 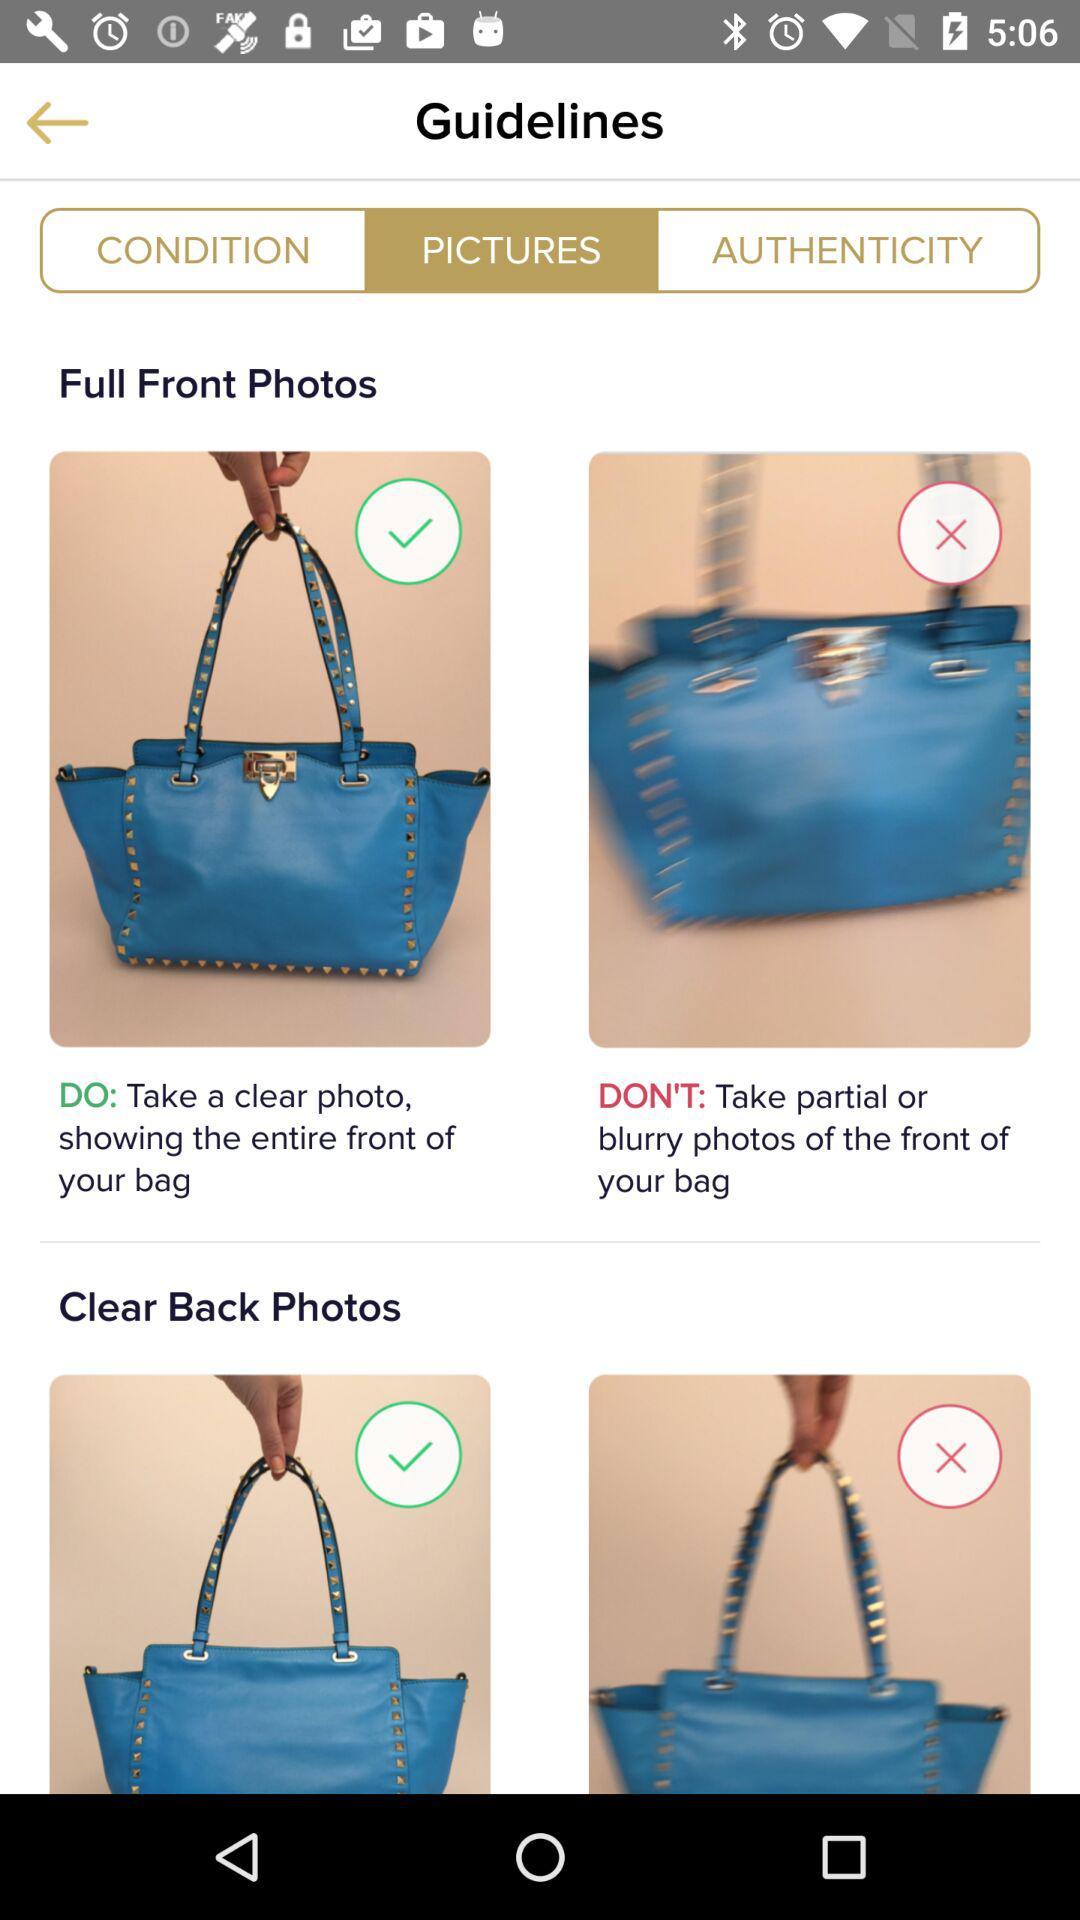 What do you see at coordinates (203, 249) in the screenshot?
I see `the condition item` at bounding box center [203, 249].